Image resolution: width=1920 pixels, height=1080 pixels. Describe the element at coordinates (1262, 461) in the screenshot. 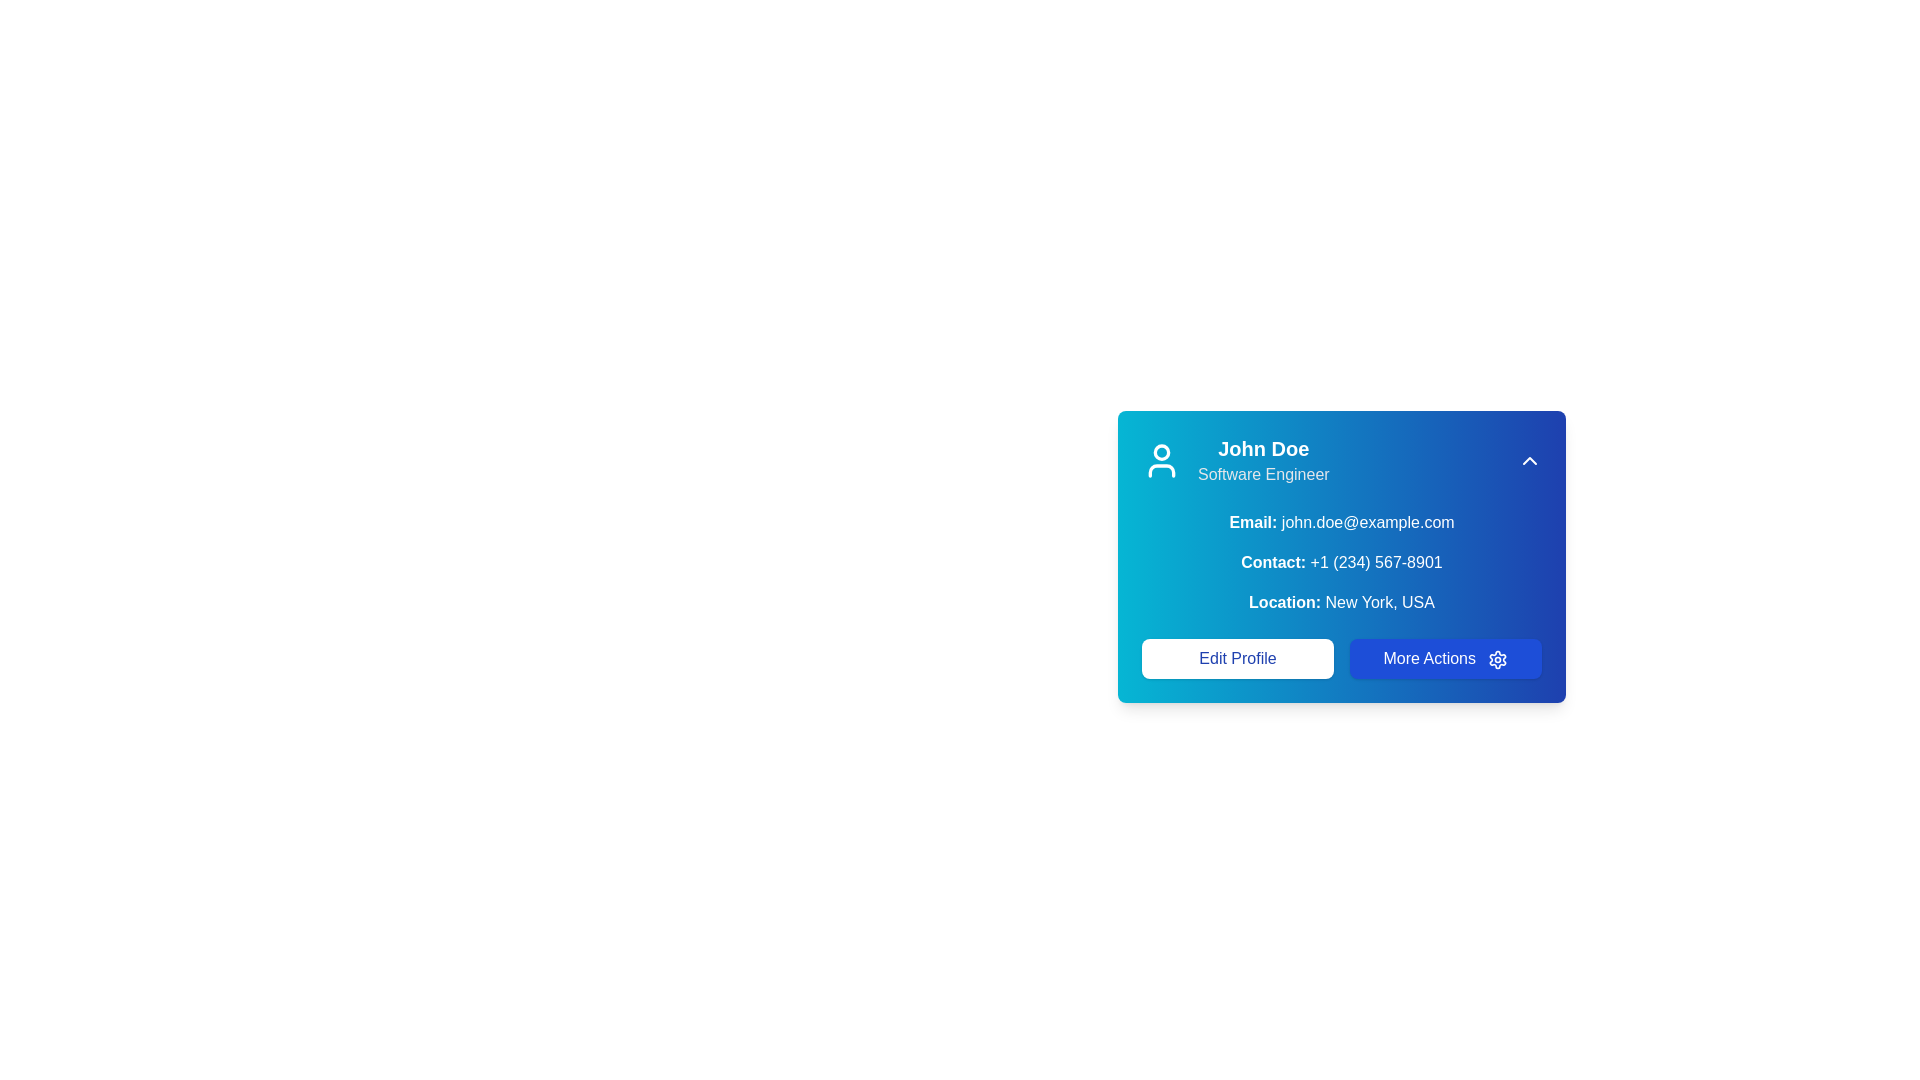

I see `the text label displaying 'John Doe' in bold white and 'Software Engineer' in lighter gray, located in the top section of a prominent card-like structure, centered to the right of the card` at that location.